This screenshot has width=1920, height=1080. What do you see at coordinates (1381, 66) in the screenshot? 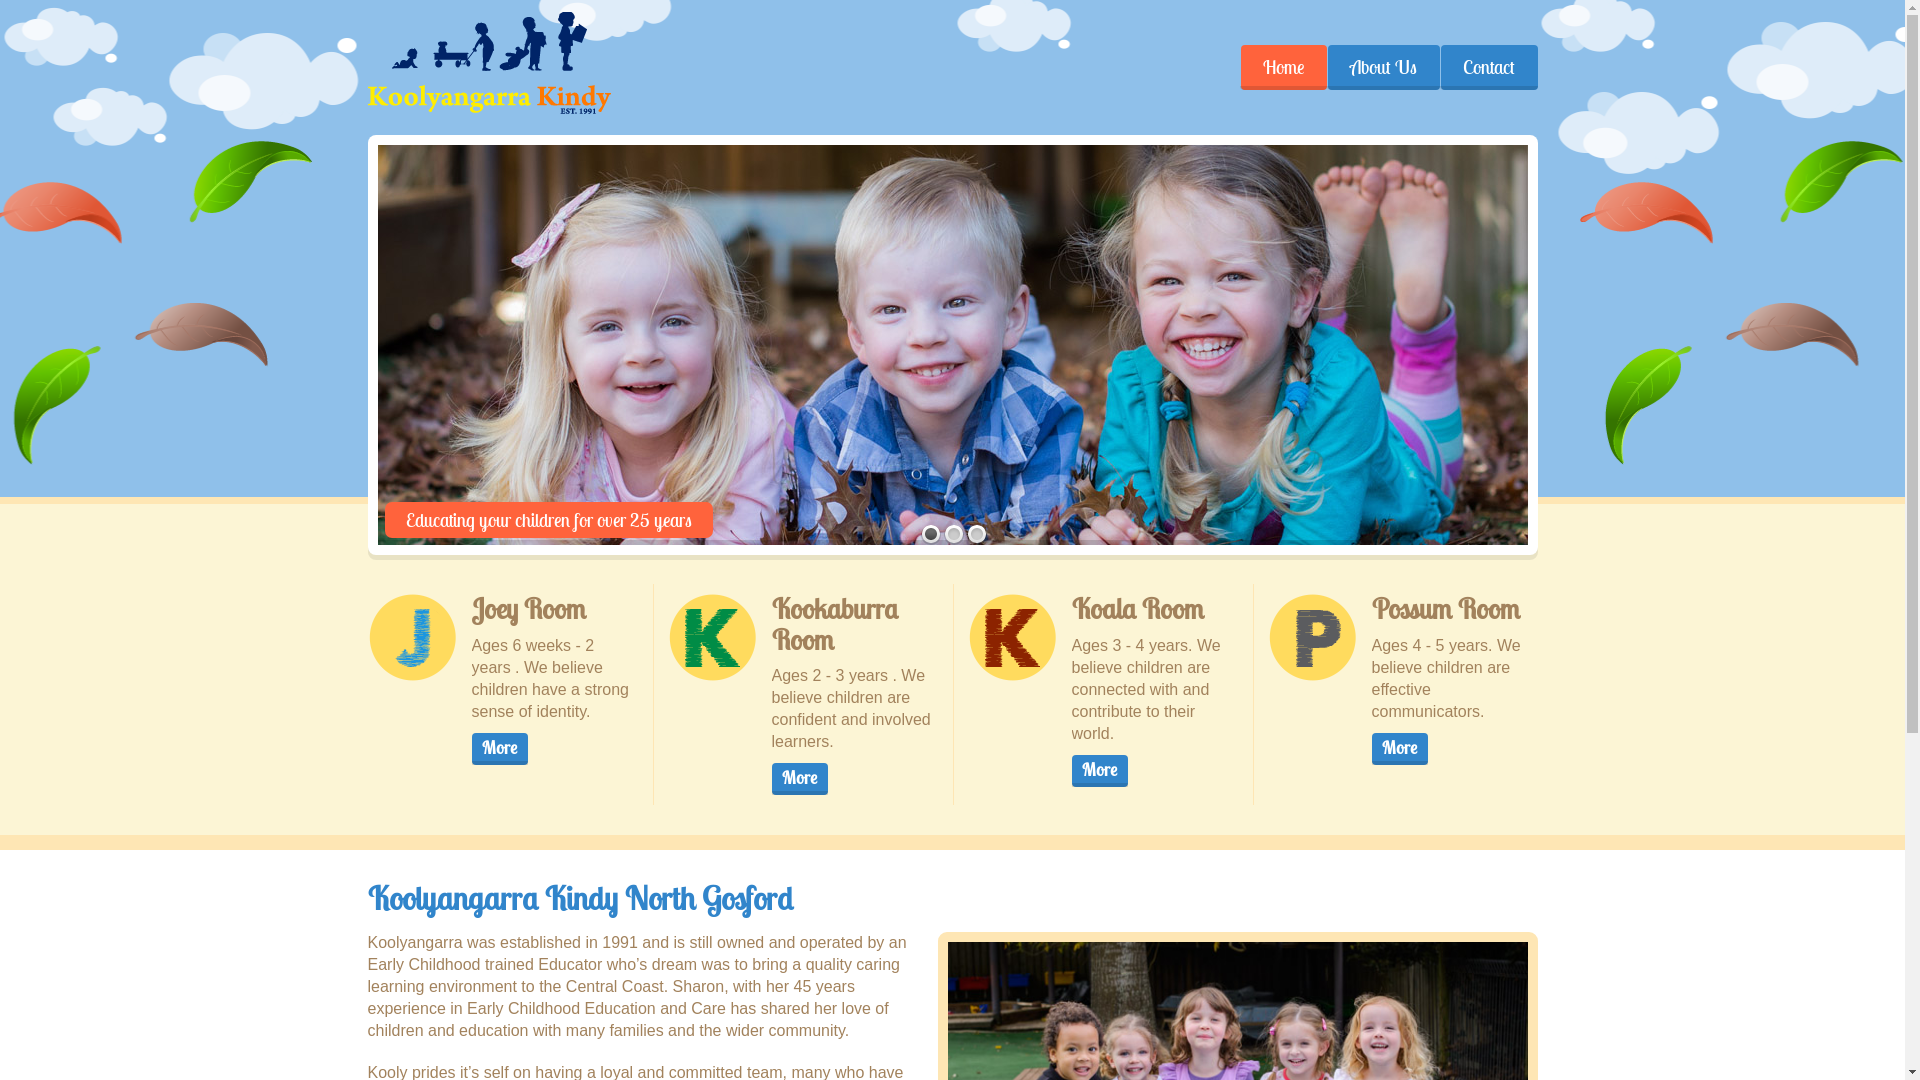
I see `'About Us'` at bounding box center [1381, 66].